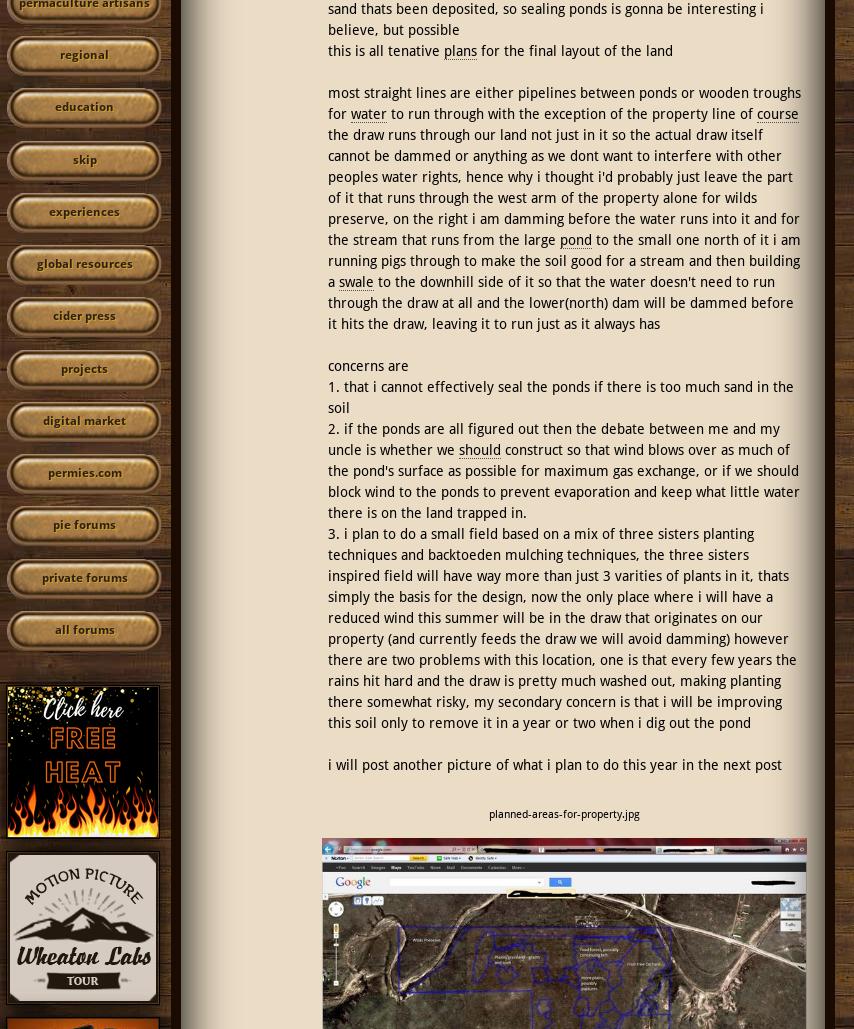 This screenshot has width=854, height=1029. I want to click on 'all forums', so click(53, 629).